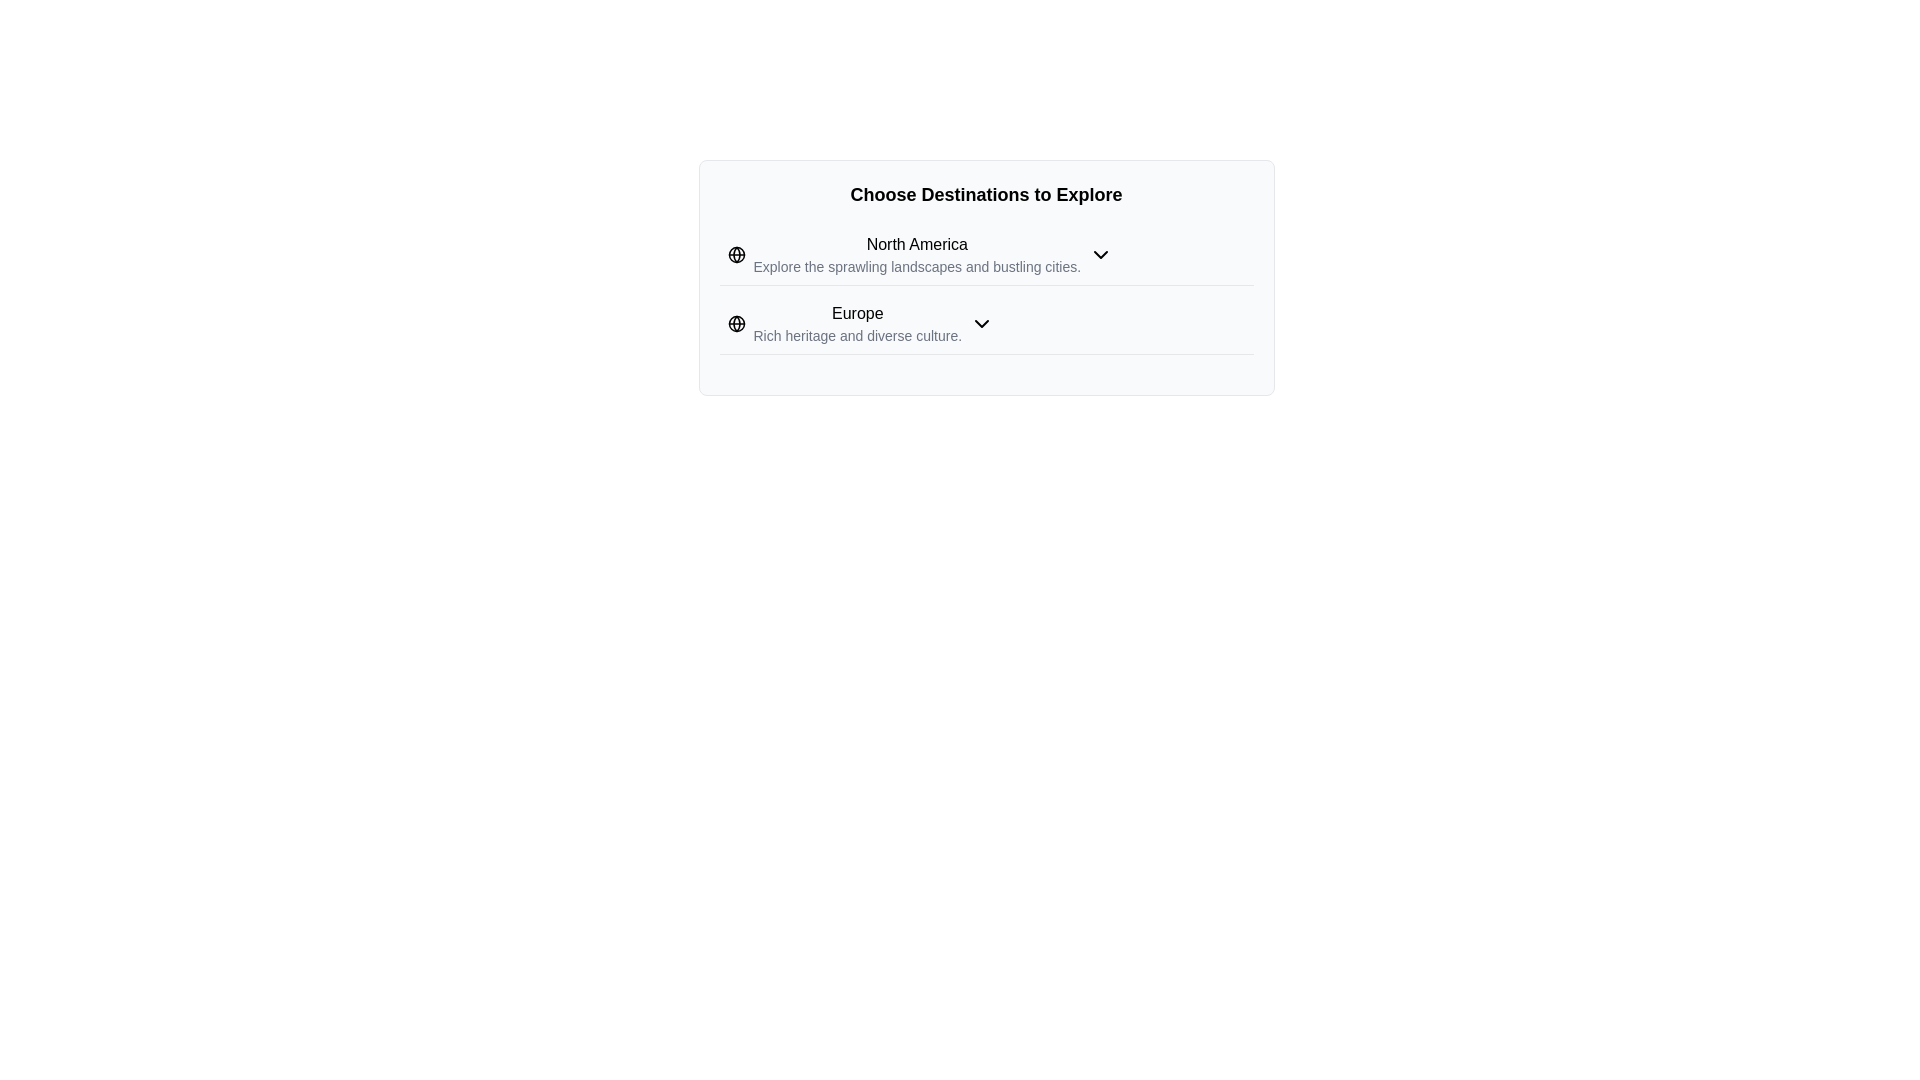 The height and width of the screenshot is (1080, 1920). Describe the element at coordinates (735, 323) in the screenshot. I see `the decorative globe icon positioned to the left of the text 'Europe' in the second entry of the list` at that location.